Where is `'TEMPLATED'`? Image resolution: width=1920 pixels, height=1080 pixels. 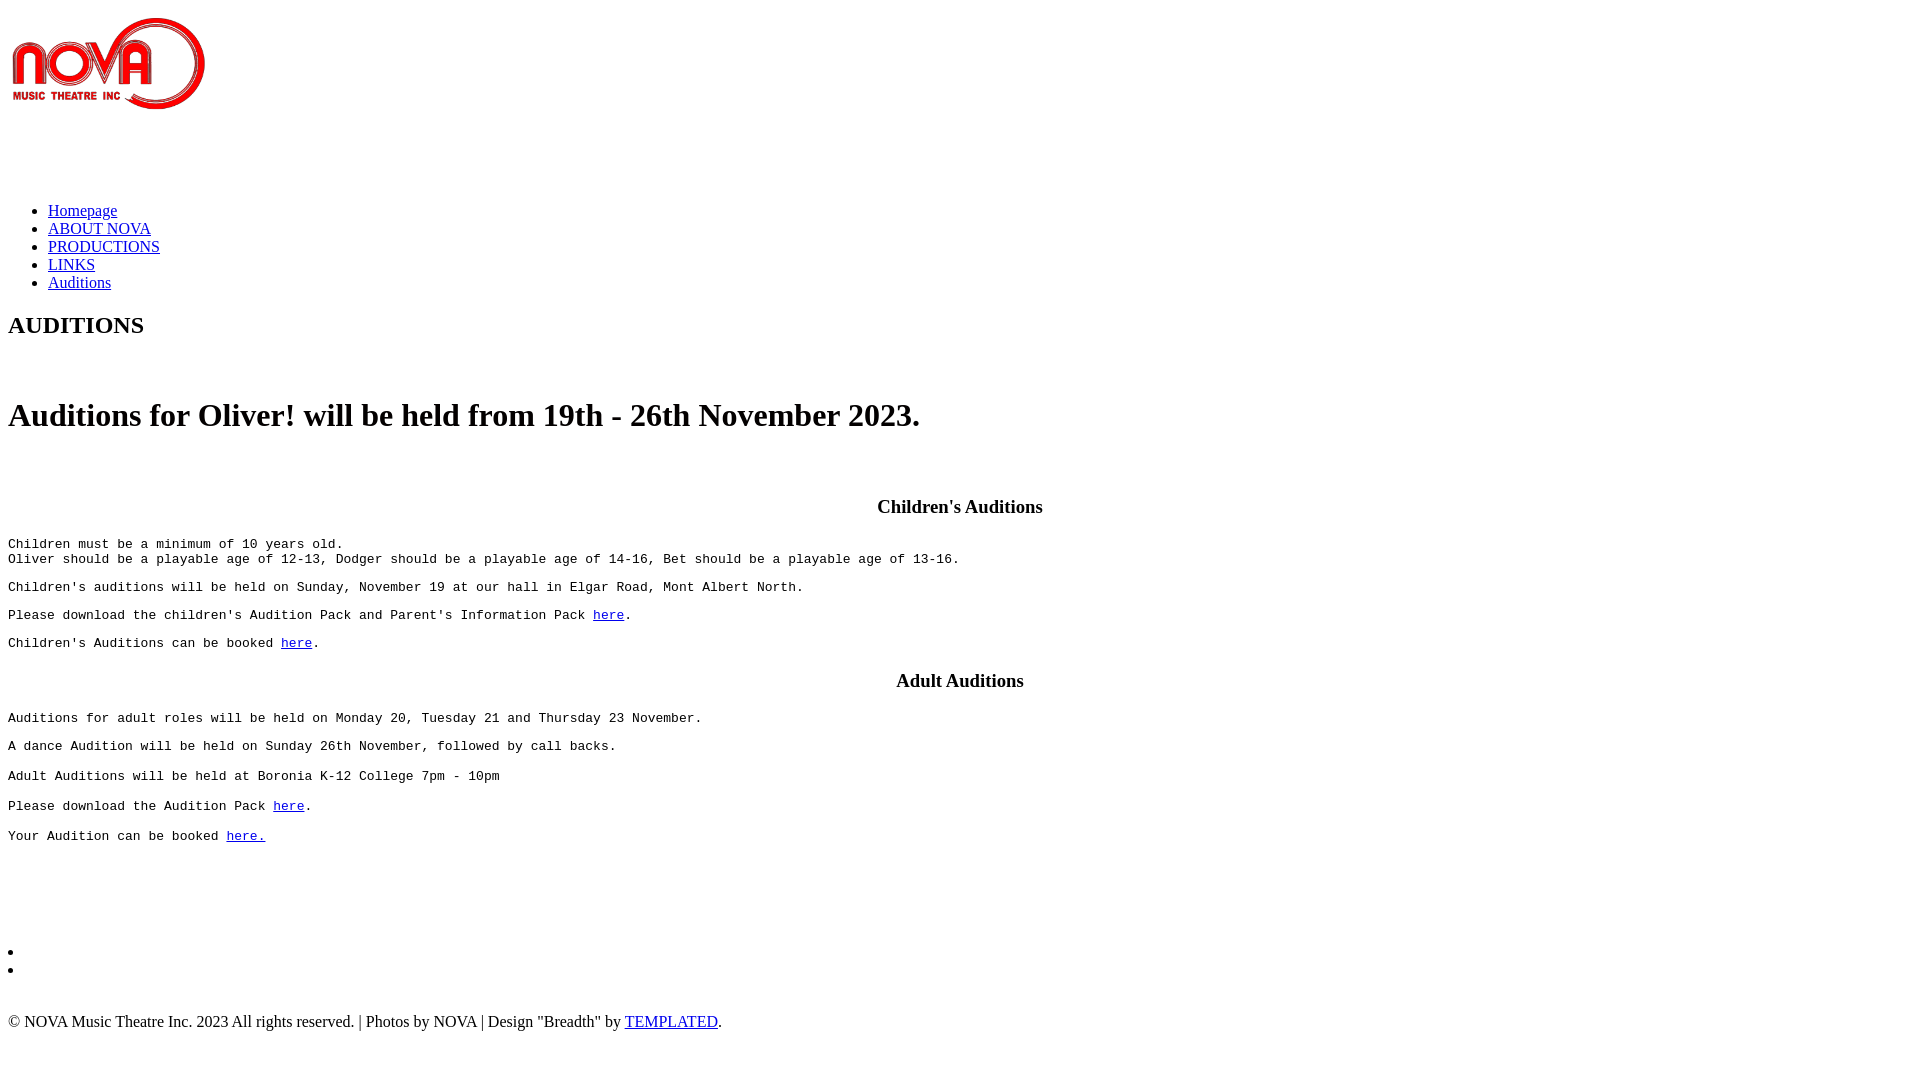
'TEMPLATED' is located at coordinates (623, 1021).